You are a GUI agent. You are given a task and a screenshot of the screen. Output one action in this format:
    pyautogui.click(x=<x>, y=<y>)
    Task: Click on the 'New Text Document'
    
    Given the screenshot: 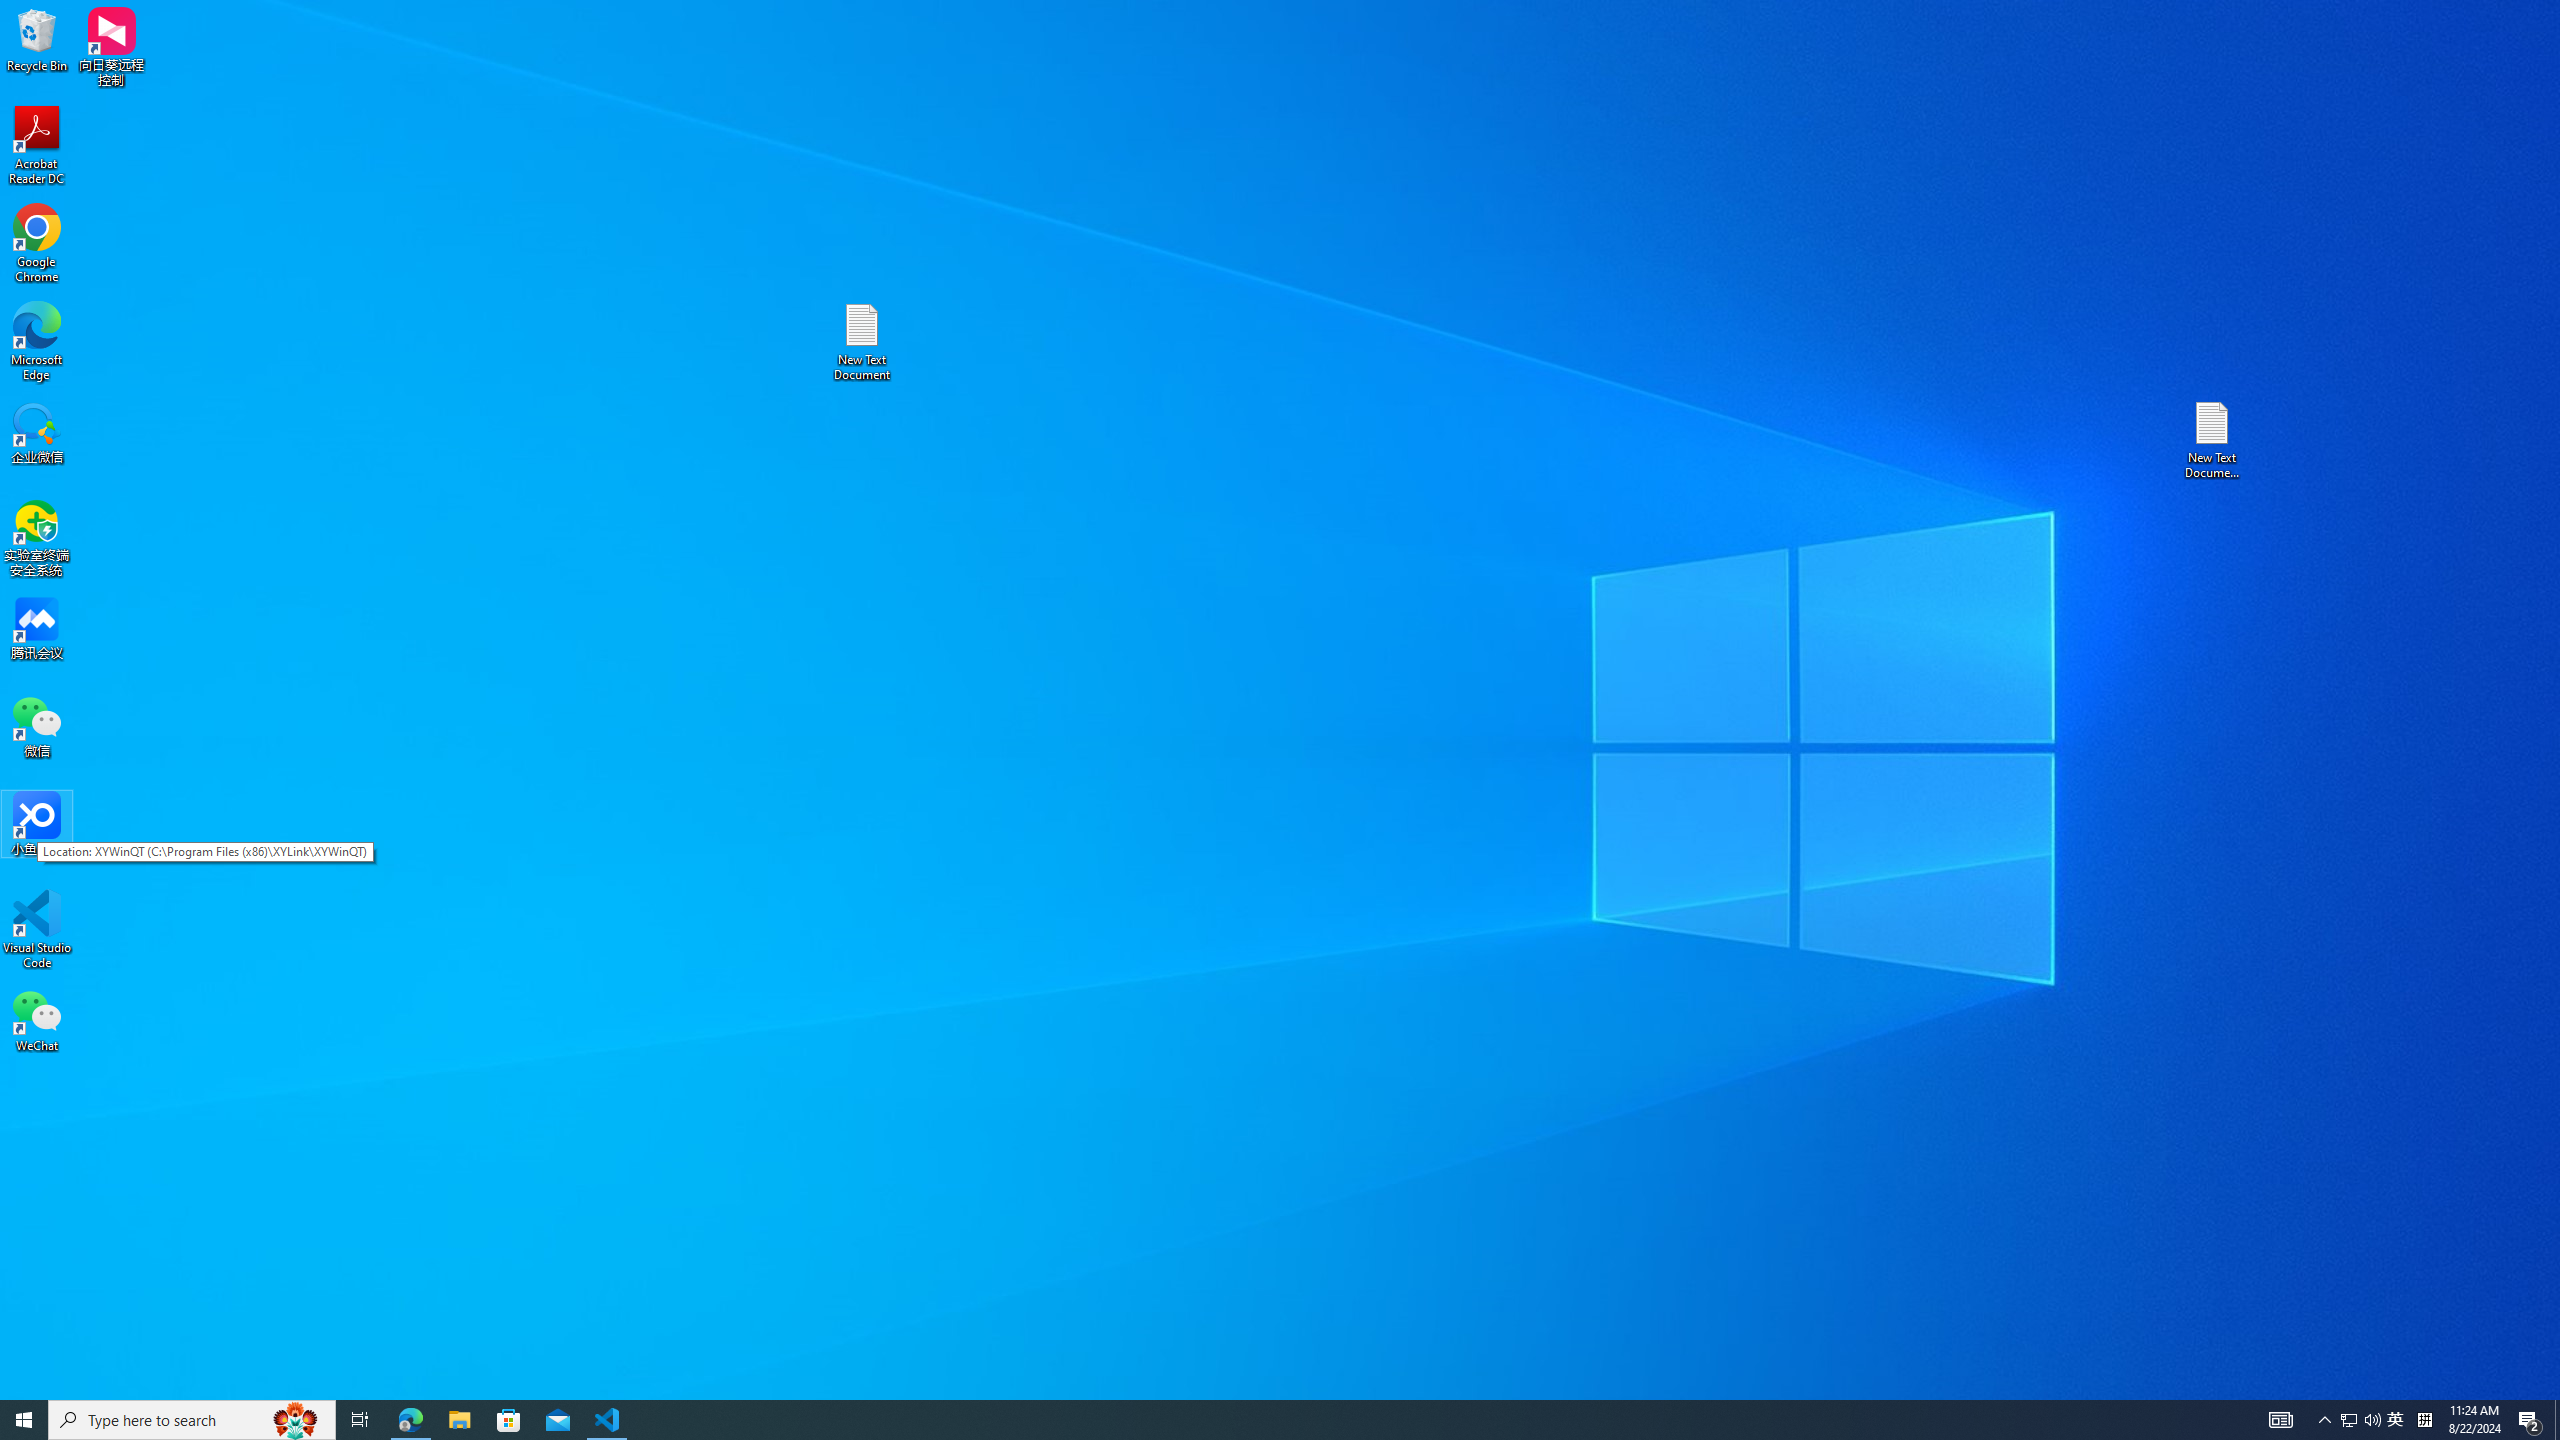 What is the action you would take?
    pyautogui.click(x=860, y=341)
    